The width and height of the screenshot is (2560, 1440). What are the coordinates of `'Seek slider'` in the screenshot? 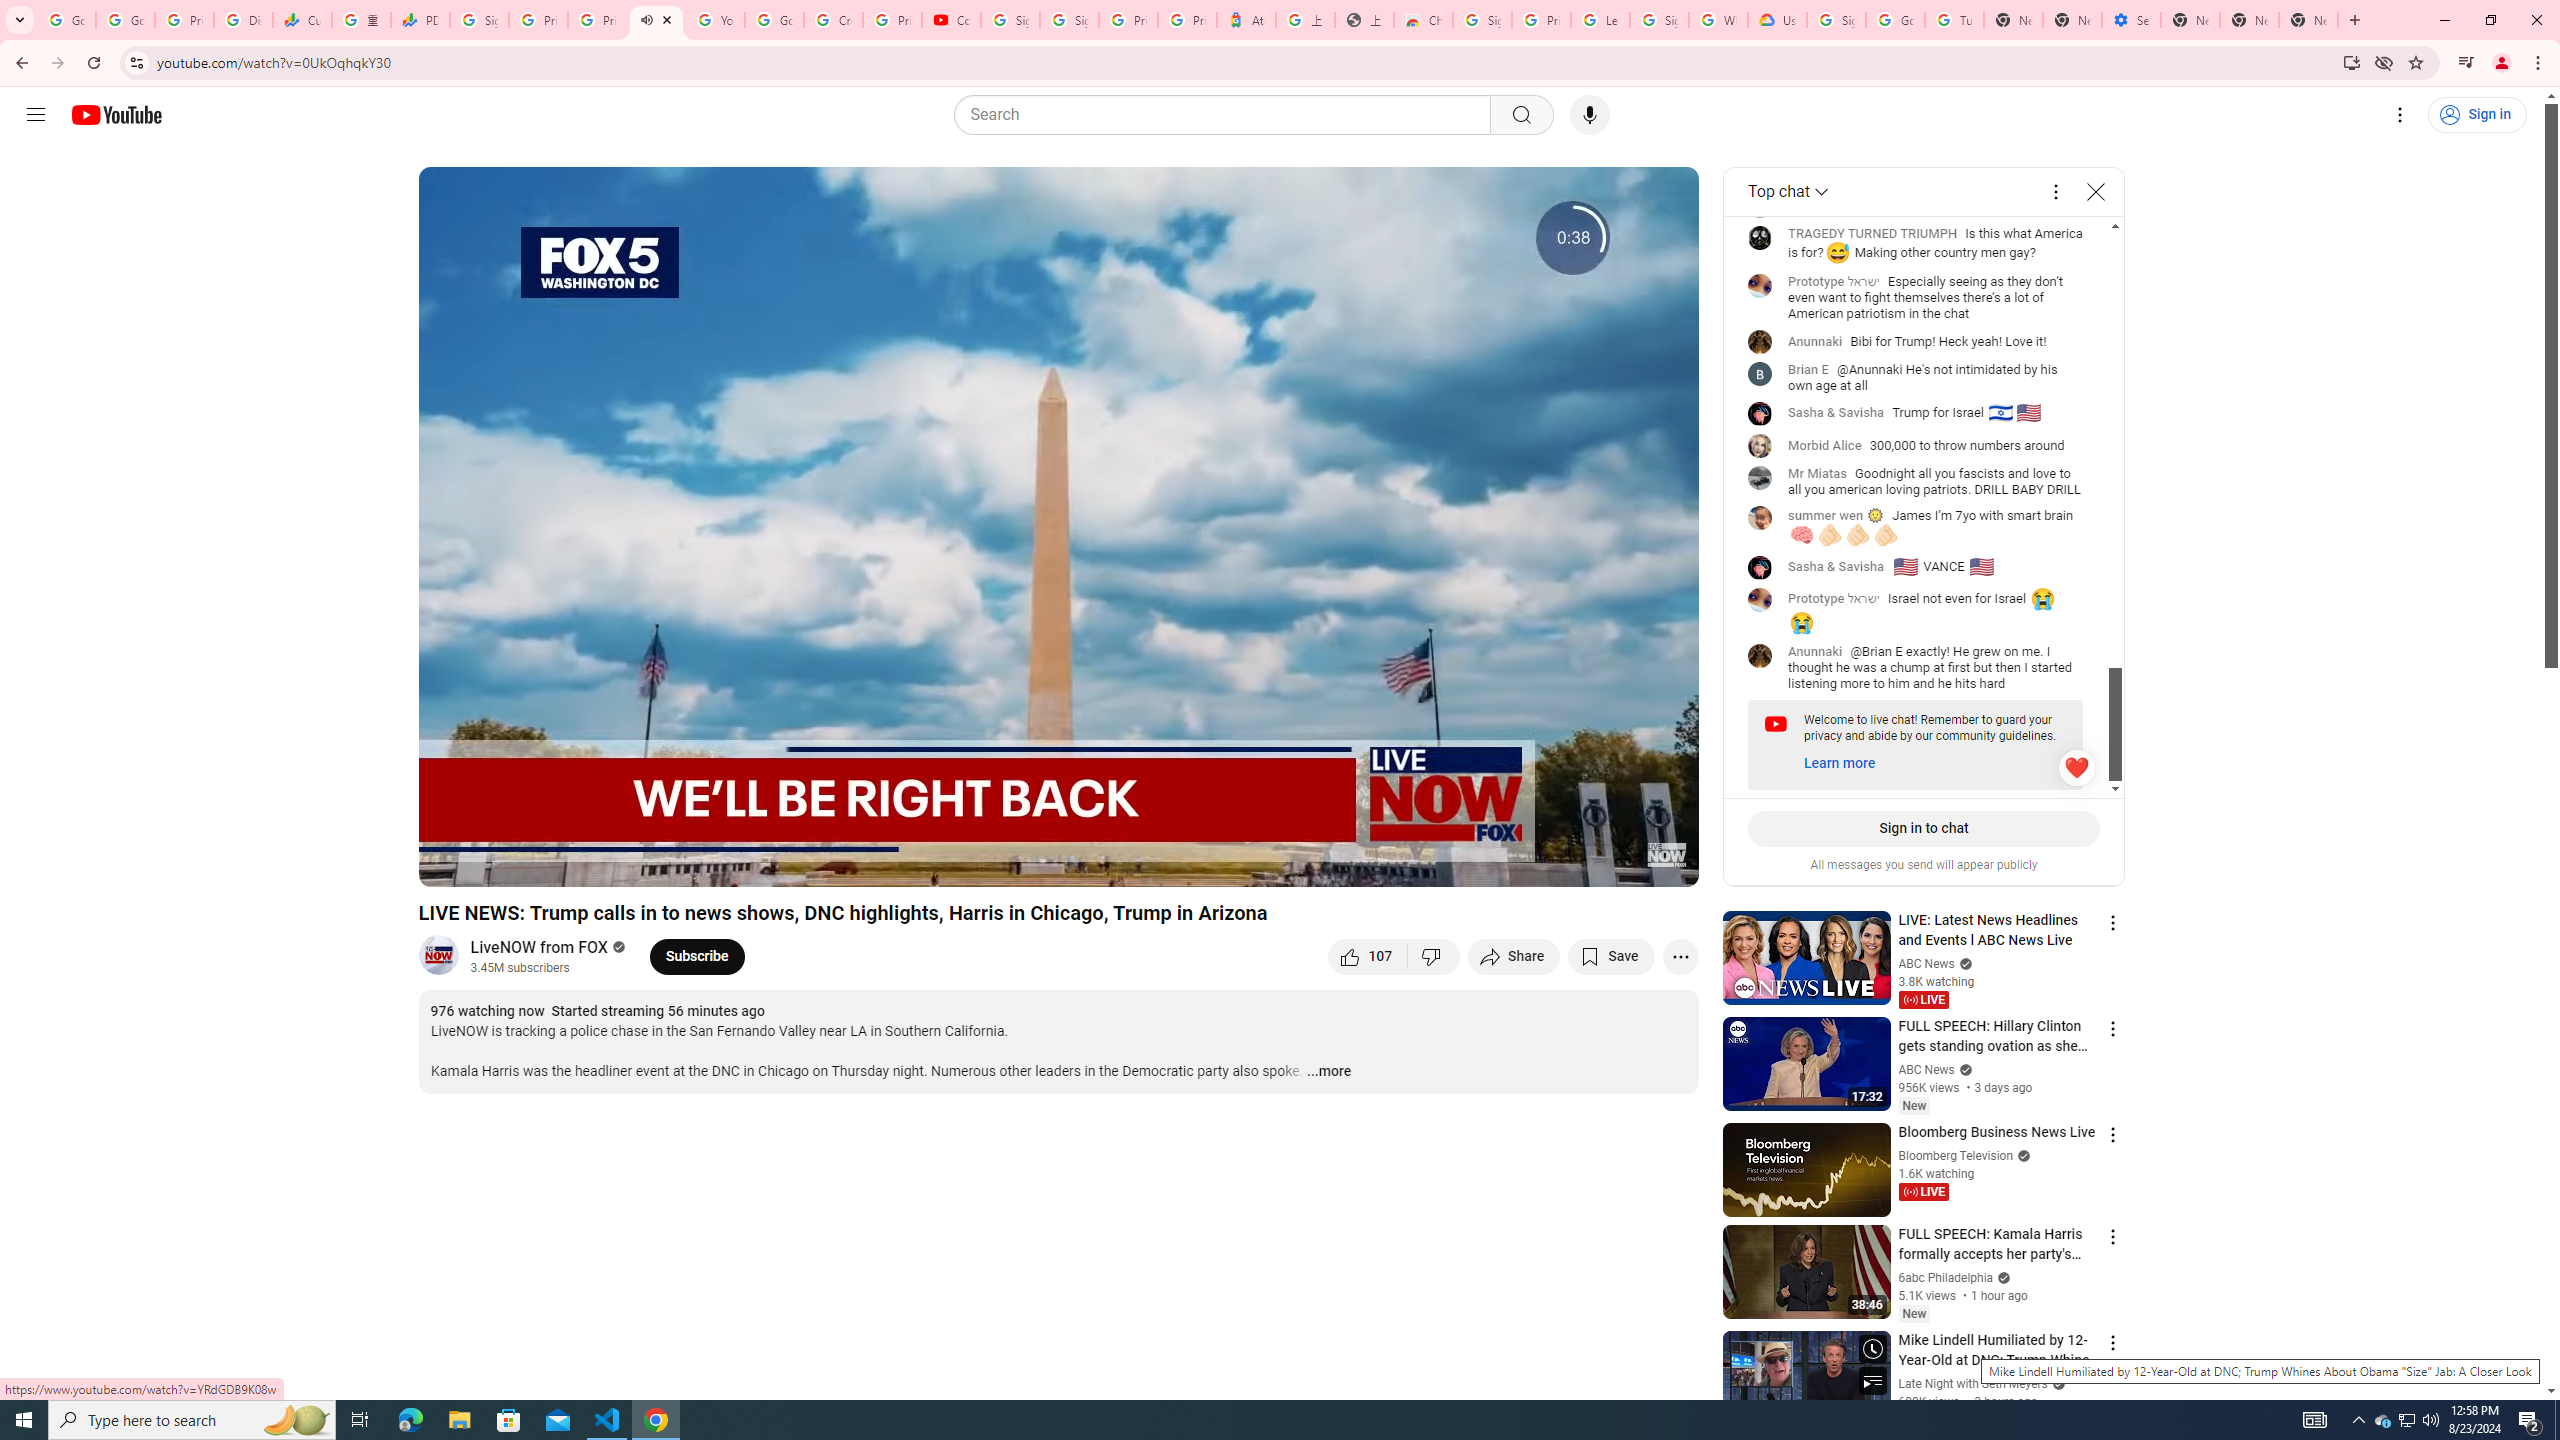 It's located at (1057, 836).